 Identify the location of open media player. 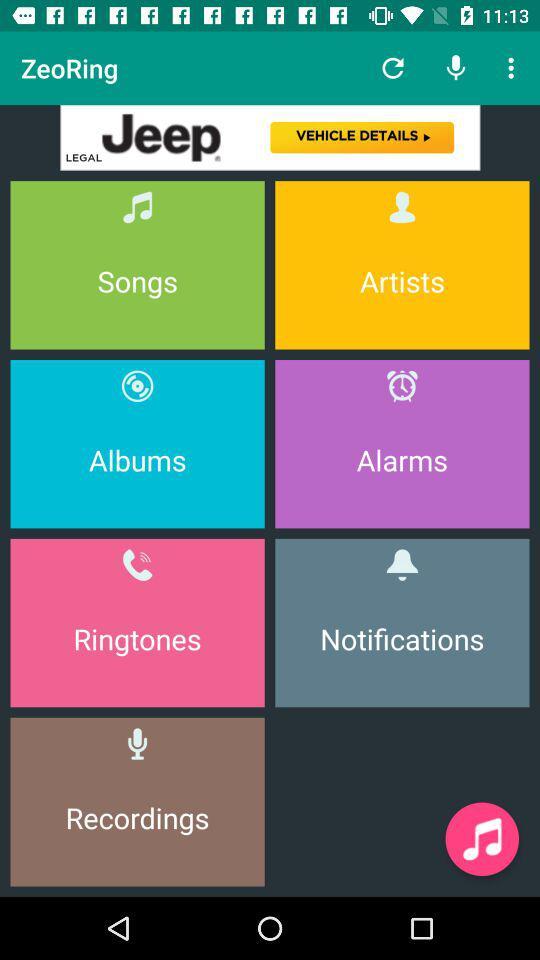
(481, 839).